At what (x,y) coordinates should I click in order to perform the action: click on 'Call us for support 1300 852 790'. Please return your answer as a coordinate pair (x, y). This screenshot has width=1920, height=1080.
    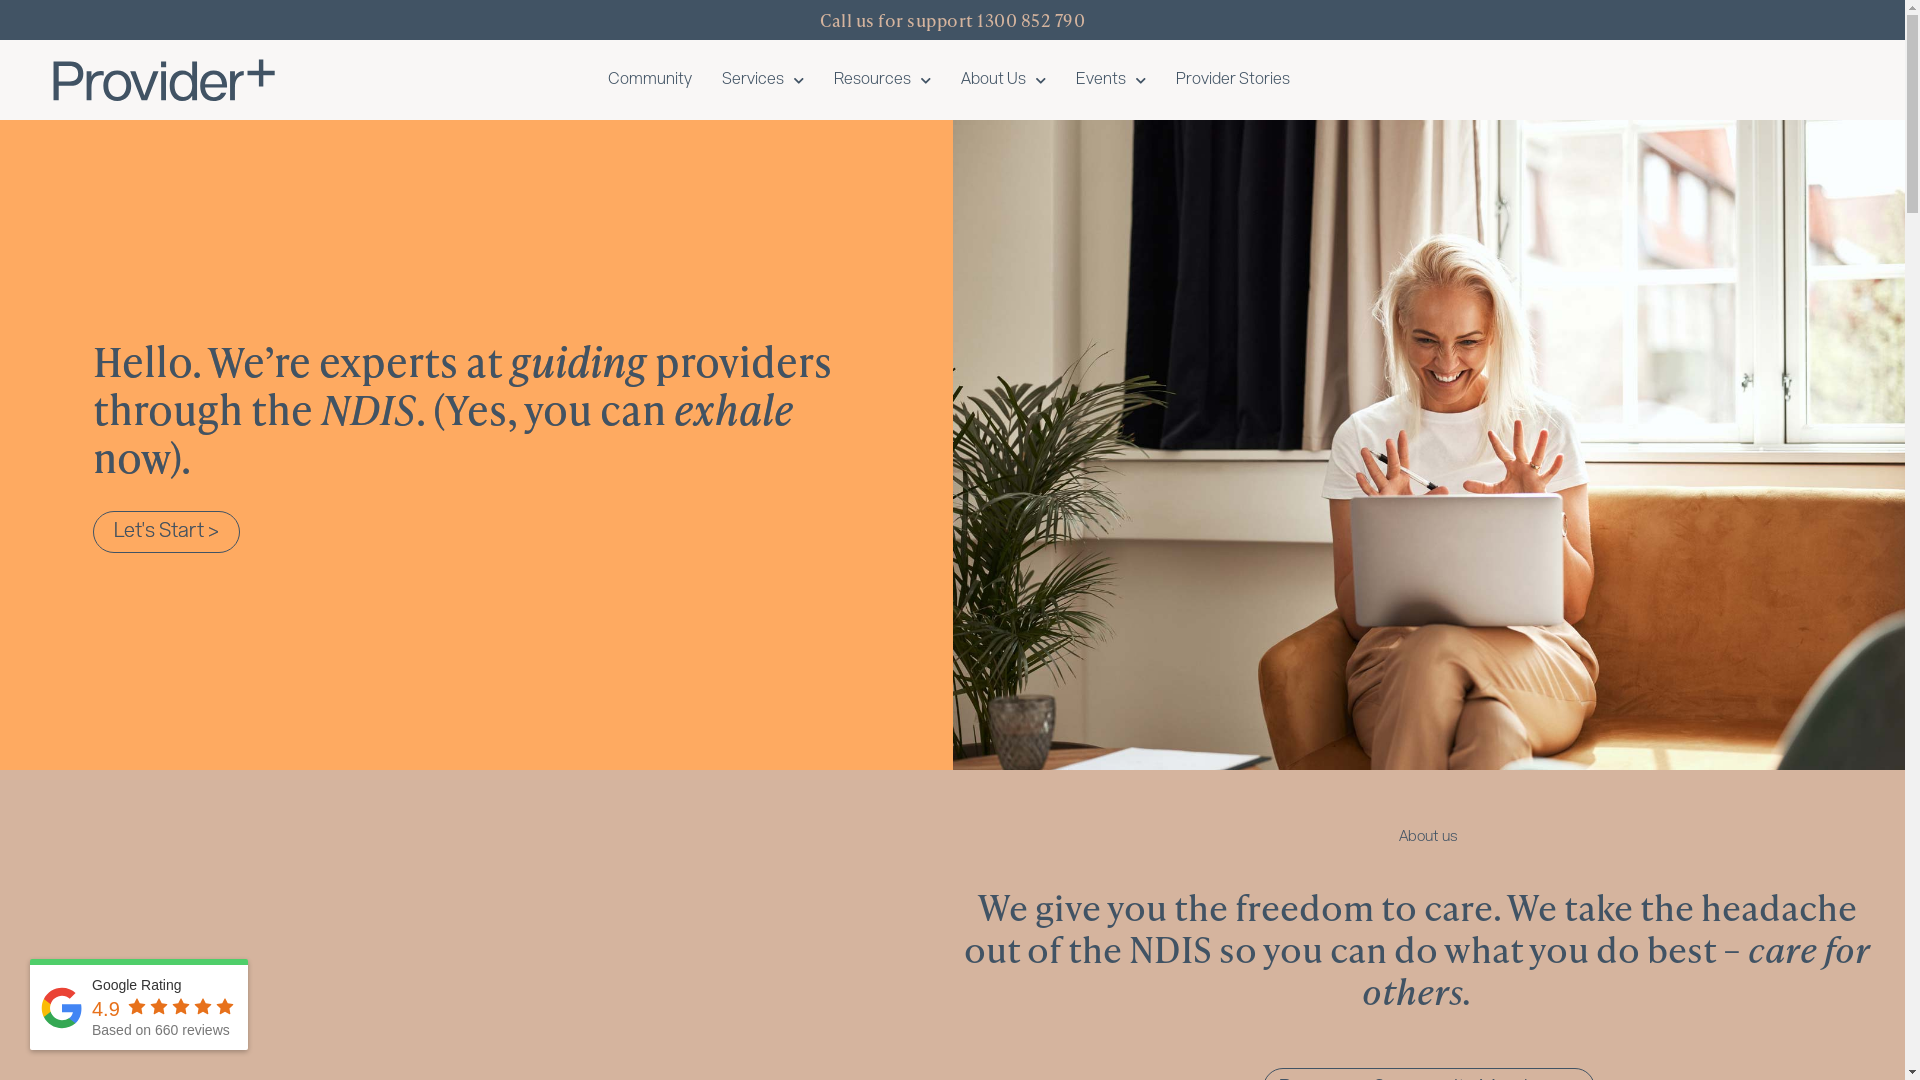
    Looking at the image, I should click on (951, 19).